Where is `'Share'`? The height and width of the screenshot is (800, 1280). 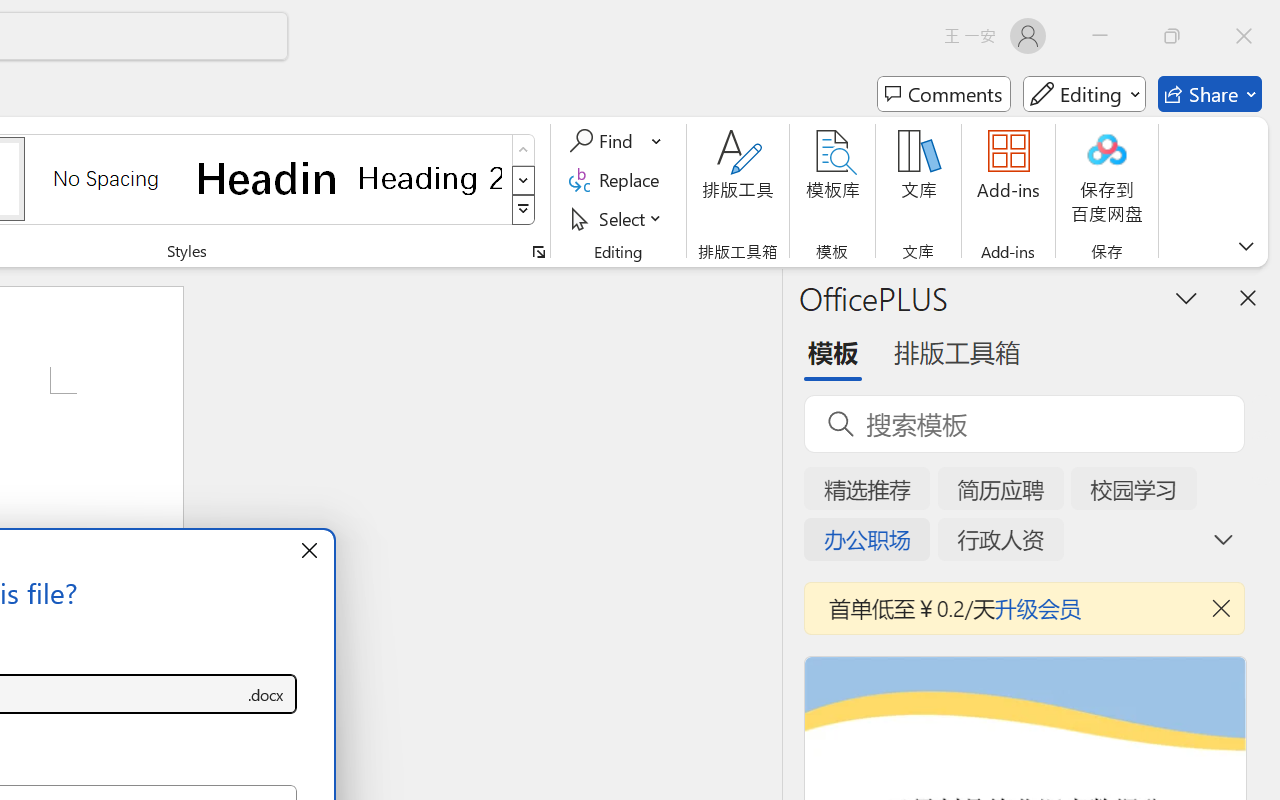
'Share' is located at coordinates (1209, 94).